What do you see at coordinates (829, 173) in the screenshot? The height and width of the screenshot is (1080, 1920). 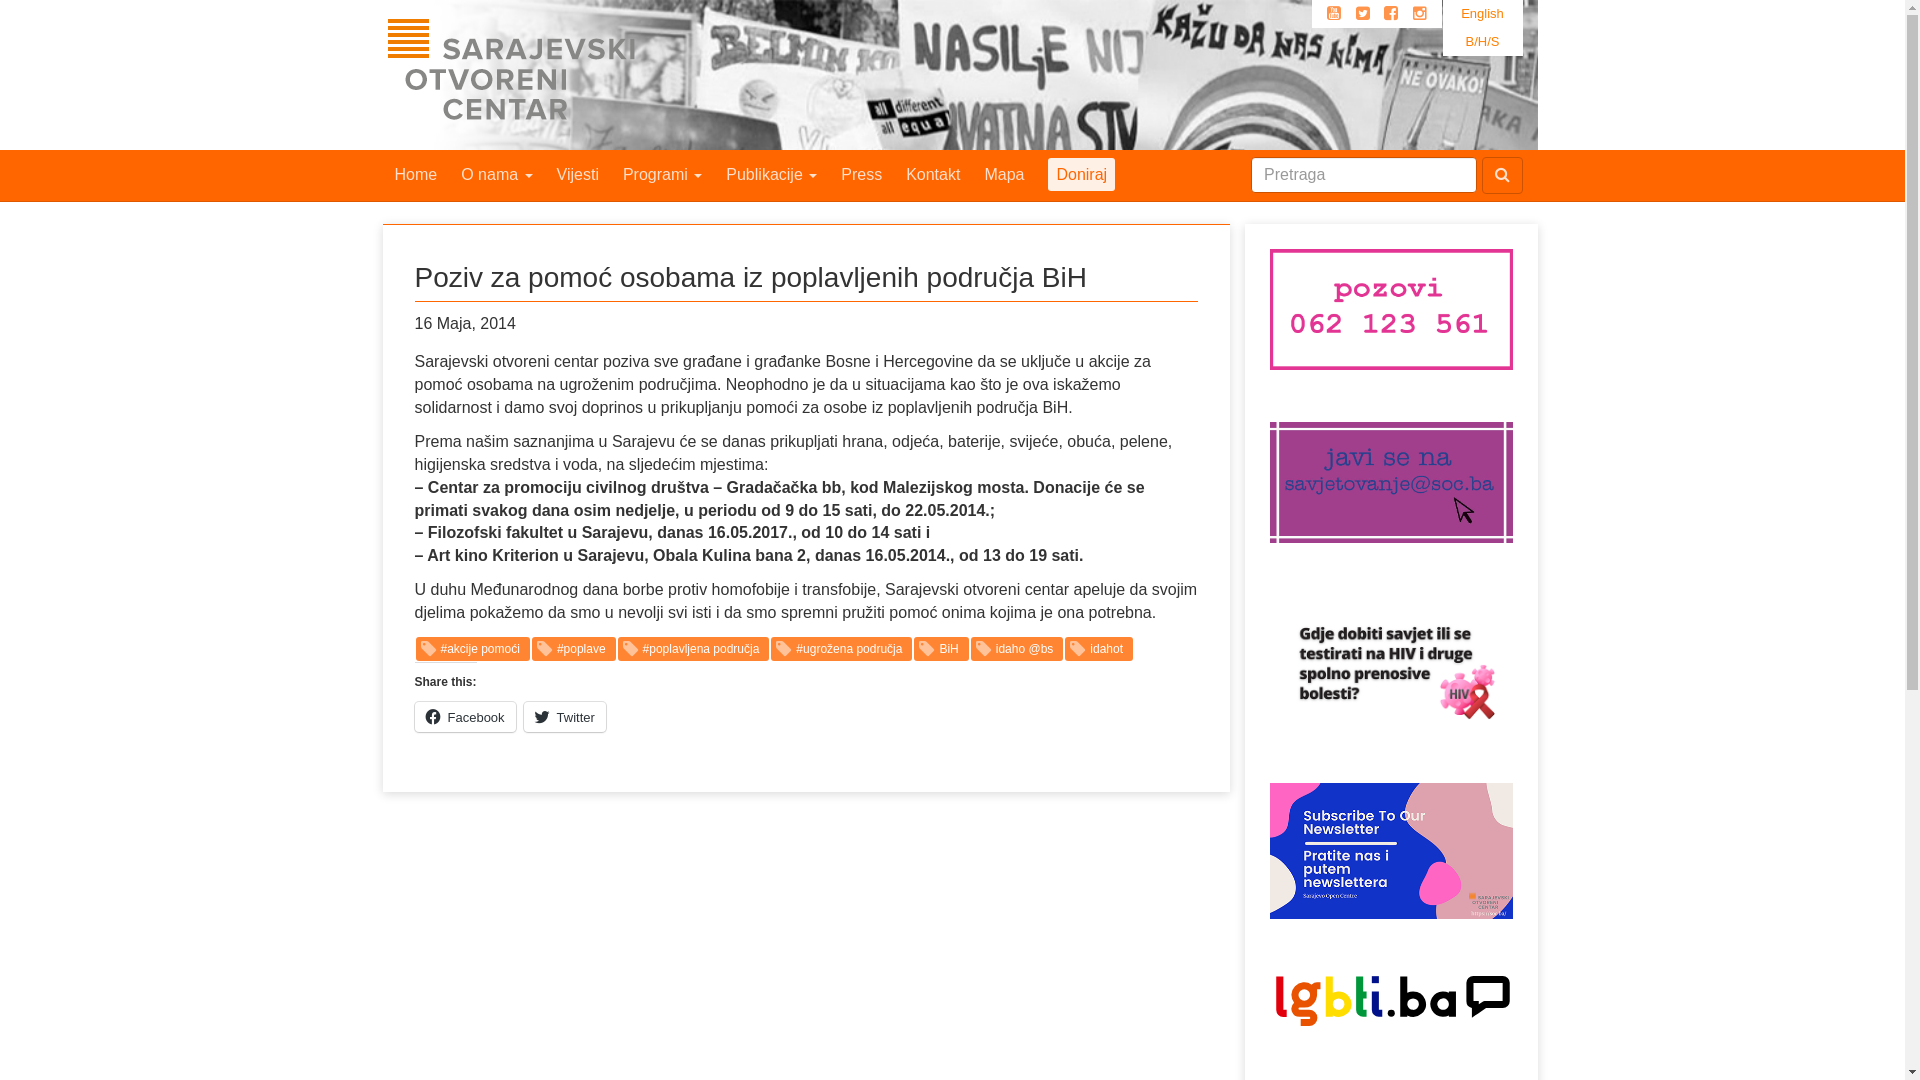 I see `'Press'` at bounding box center [829, 173].